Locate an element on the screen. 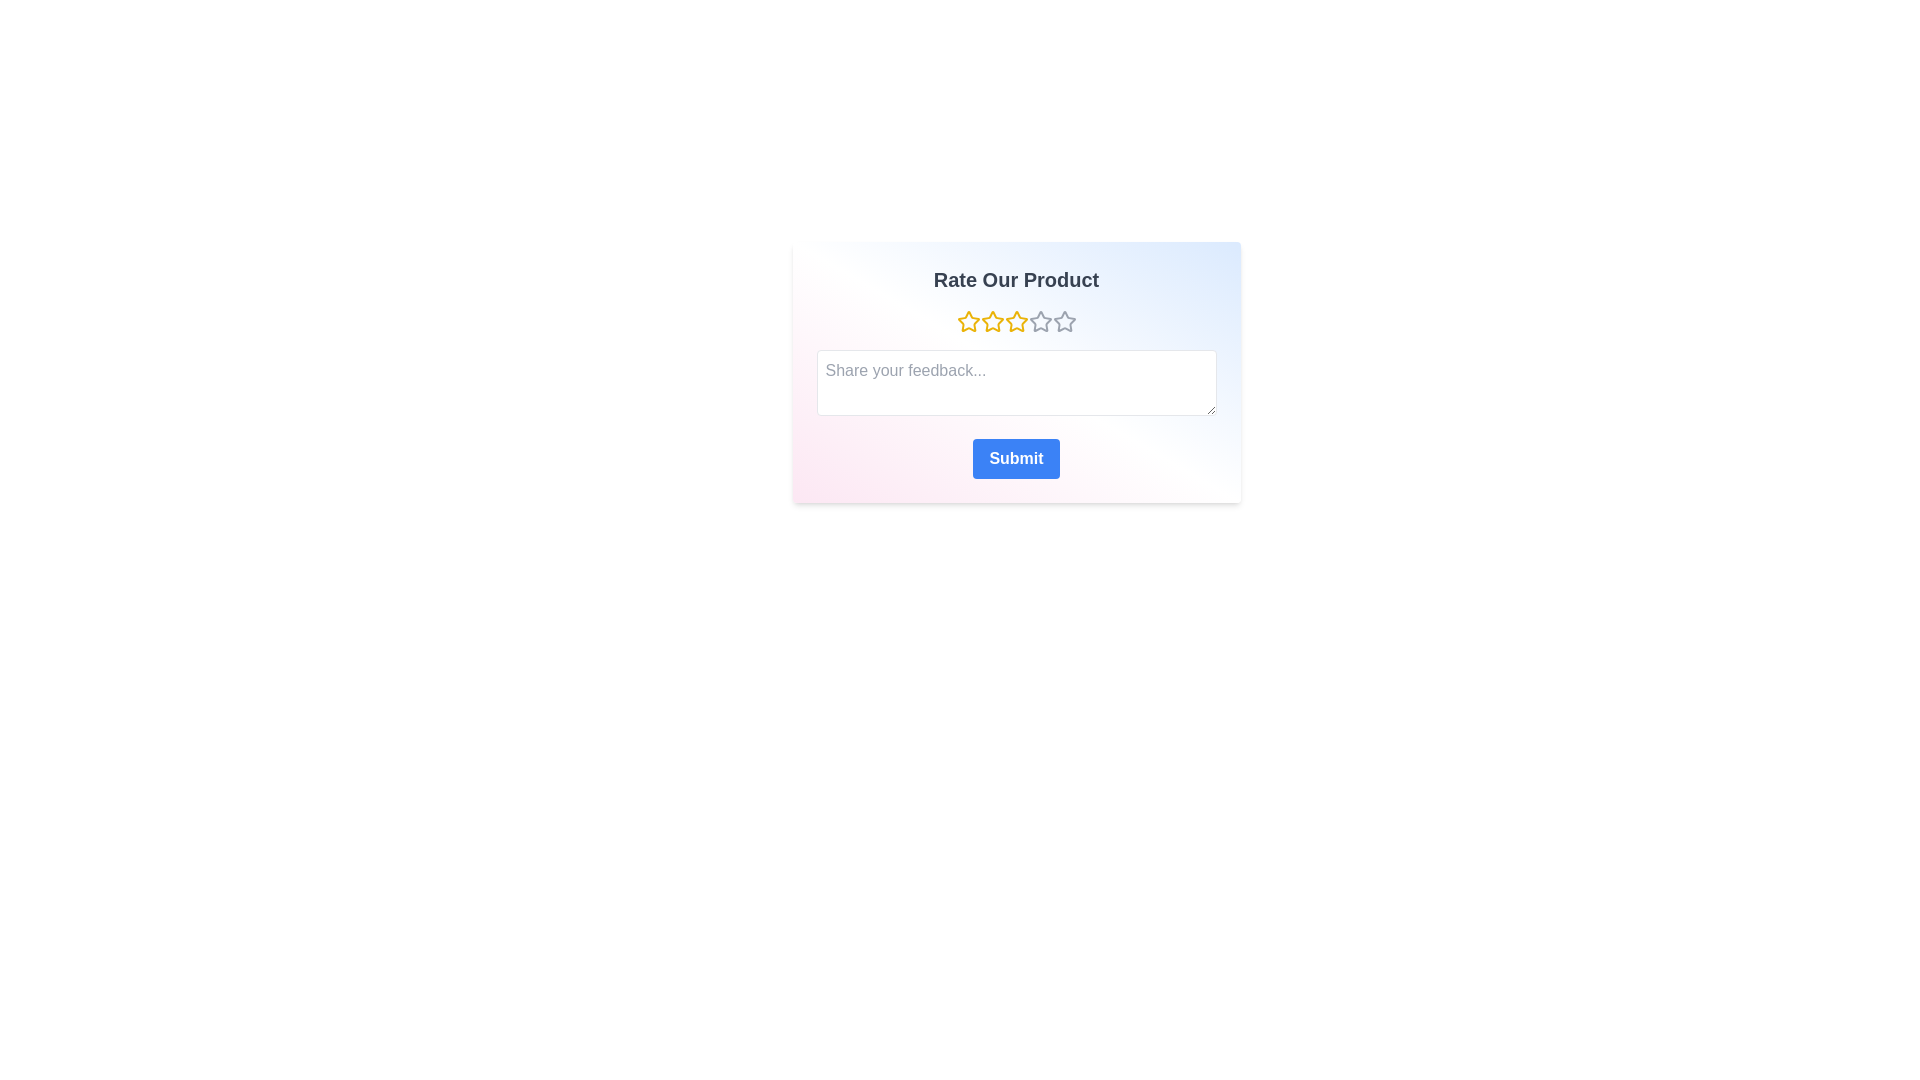  the star corresponding to 4 to preview the rating is located at coordinates (1040, 320).